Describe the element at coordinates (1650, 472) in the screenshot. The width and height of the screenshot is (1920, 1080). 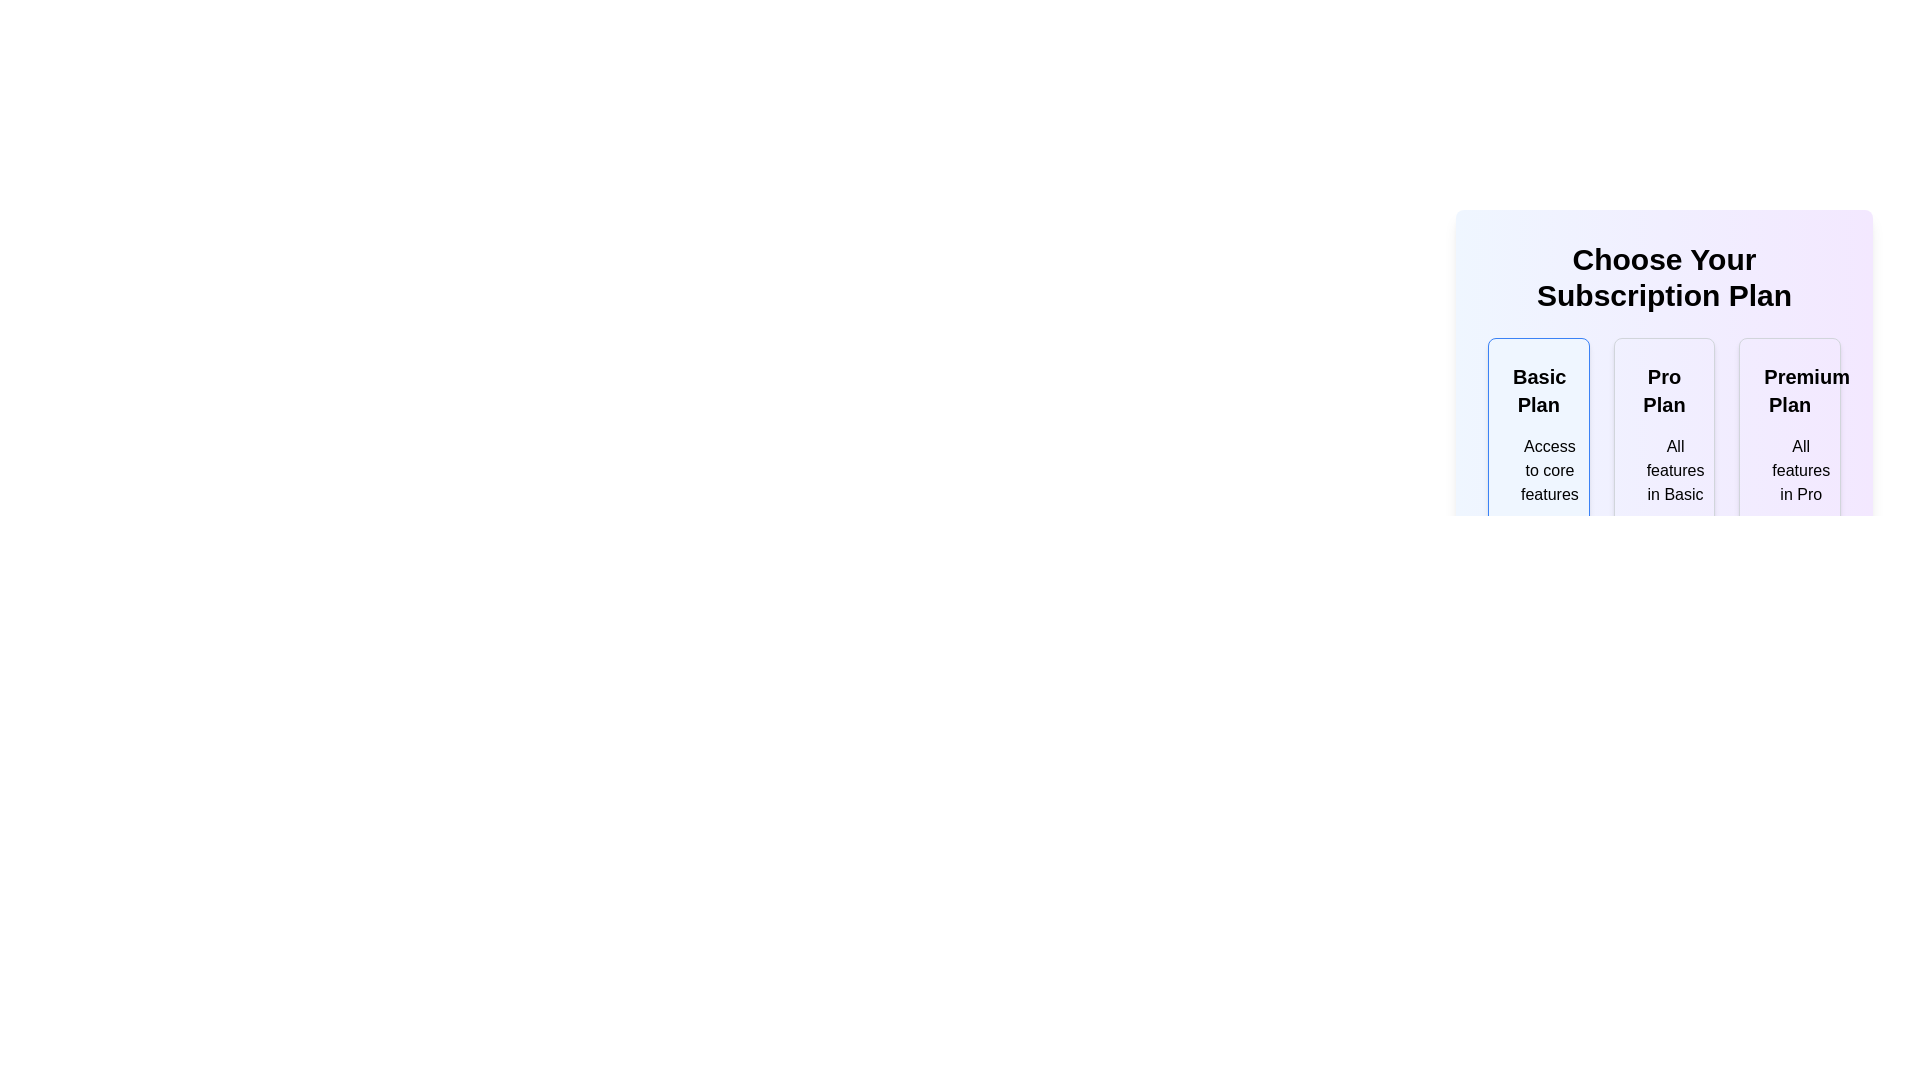
I see `the green checkmark icon located in the 'Pro Plan' subscription card` at that location.